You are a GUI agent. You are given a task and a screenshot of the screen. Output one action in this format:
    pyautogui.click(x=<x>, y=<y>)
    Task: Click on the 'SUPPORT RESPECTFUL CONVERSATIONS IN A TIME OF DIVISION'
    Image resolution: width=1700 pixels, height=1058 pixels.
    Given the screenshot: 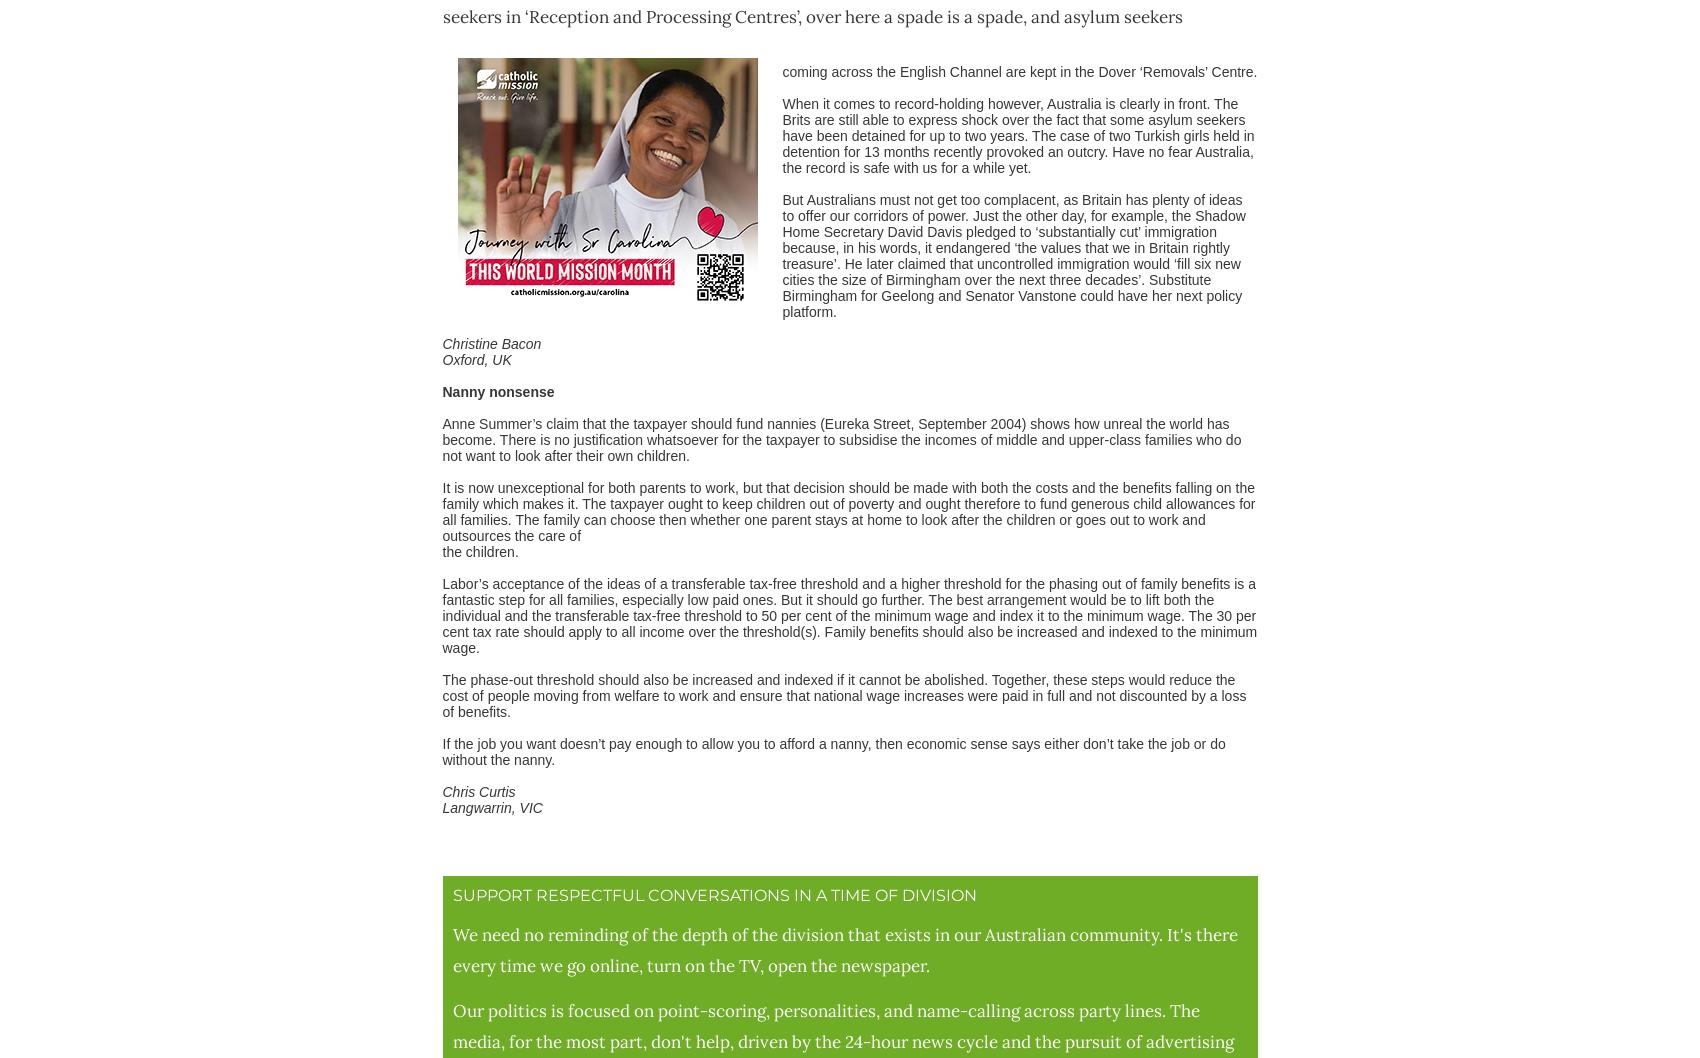 What is the action you would take?
    pyautogui.click(x=714, y=895)
    